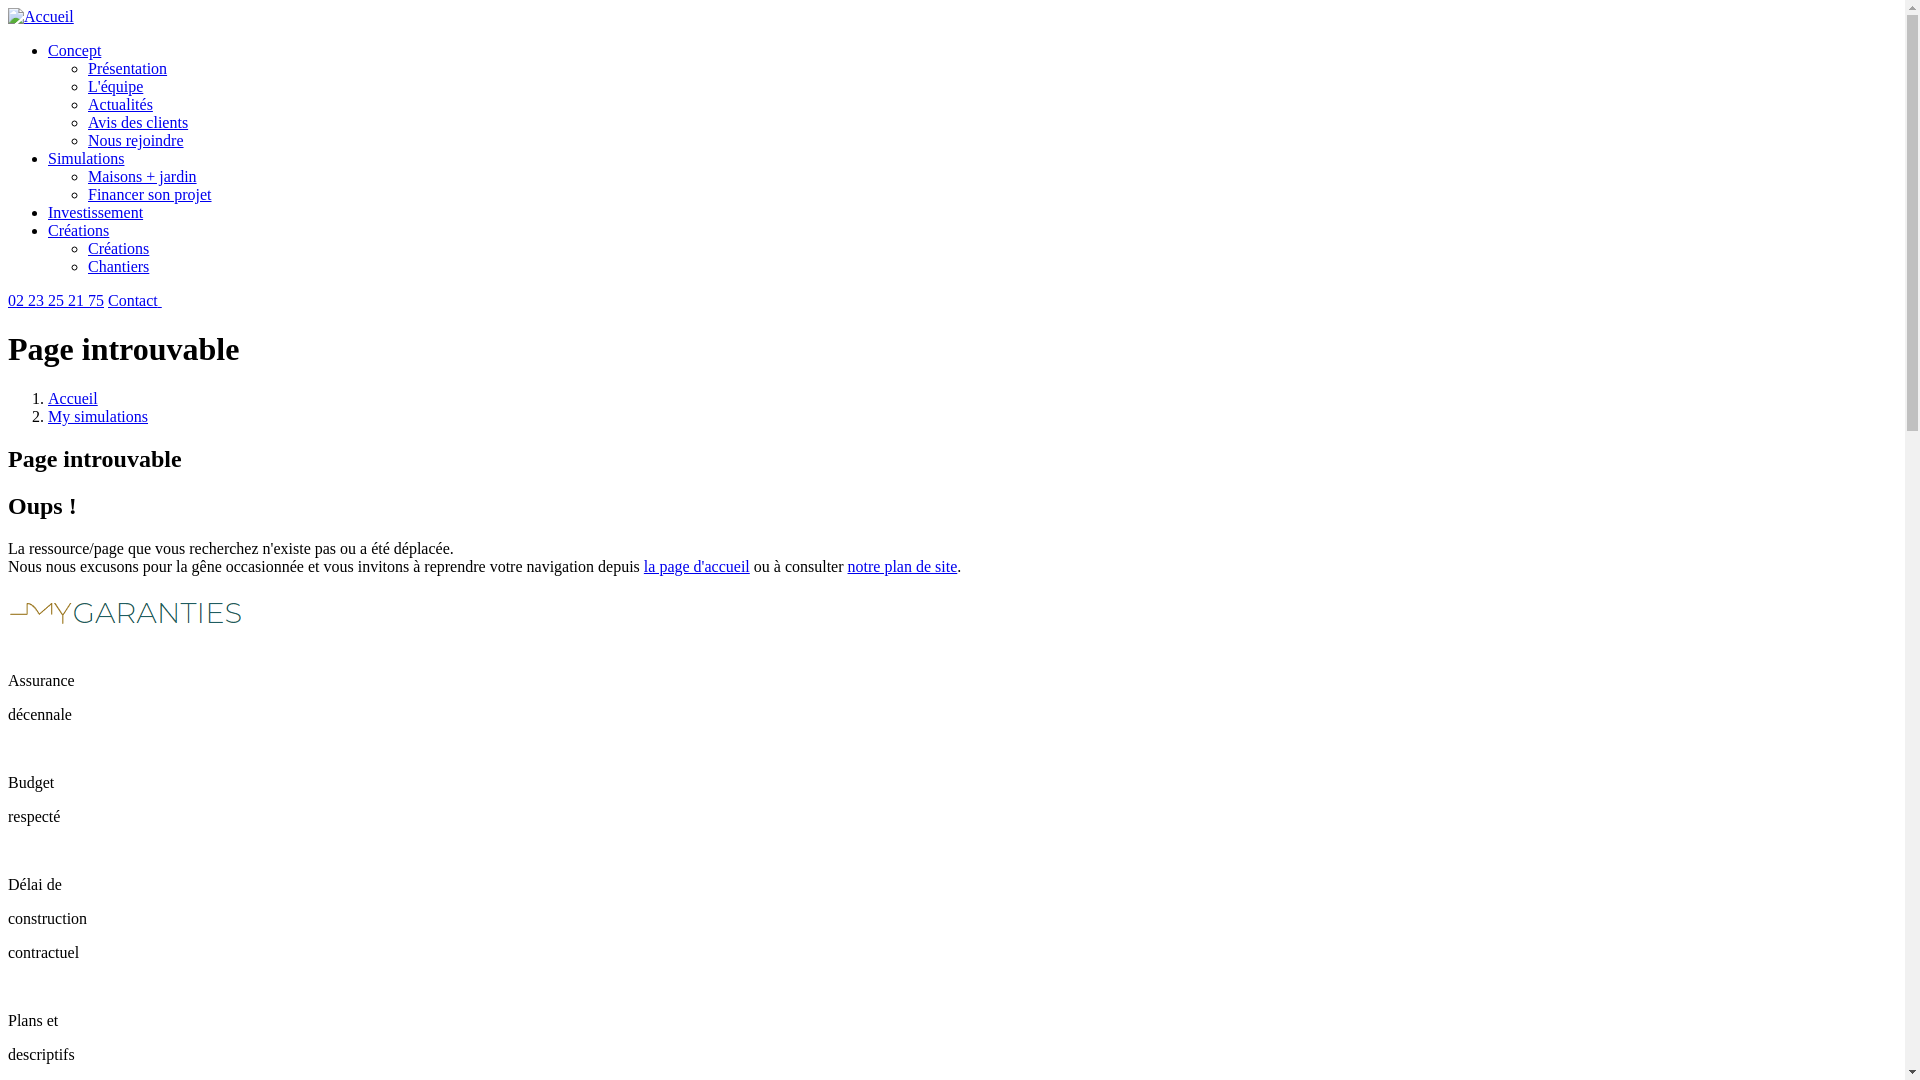 This screenshot has width=1920, height=1080. Describe the element at coordinates (117, 265) in the screenshot. I see `'Chantiers'` at that location.